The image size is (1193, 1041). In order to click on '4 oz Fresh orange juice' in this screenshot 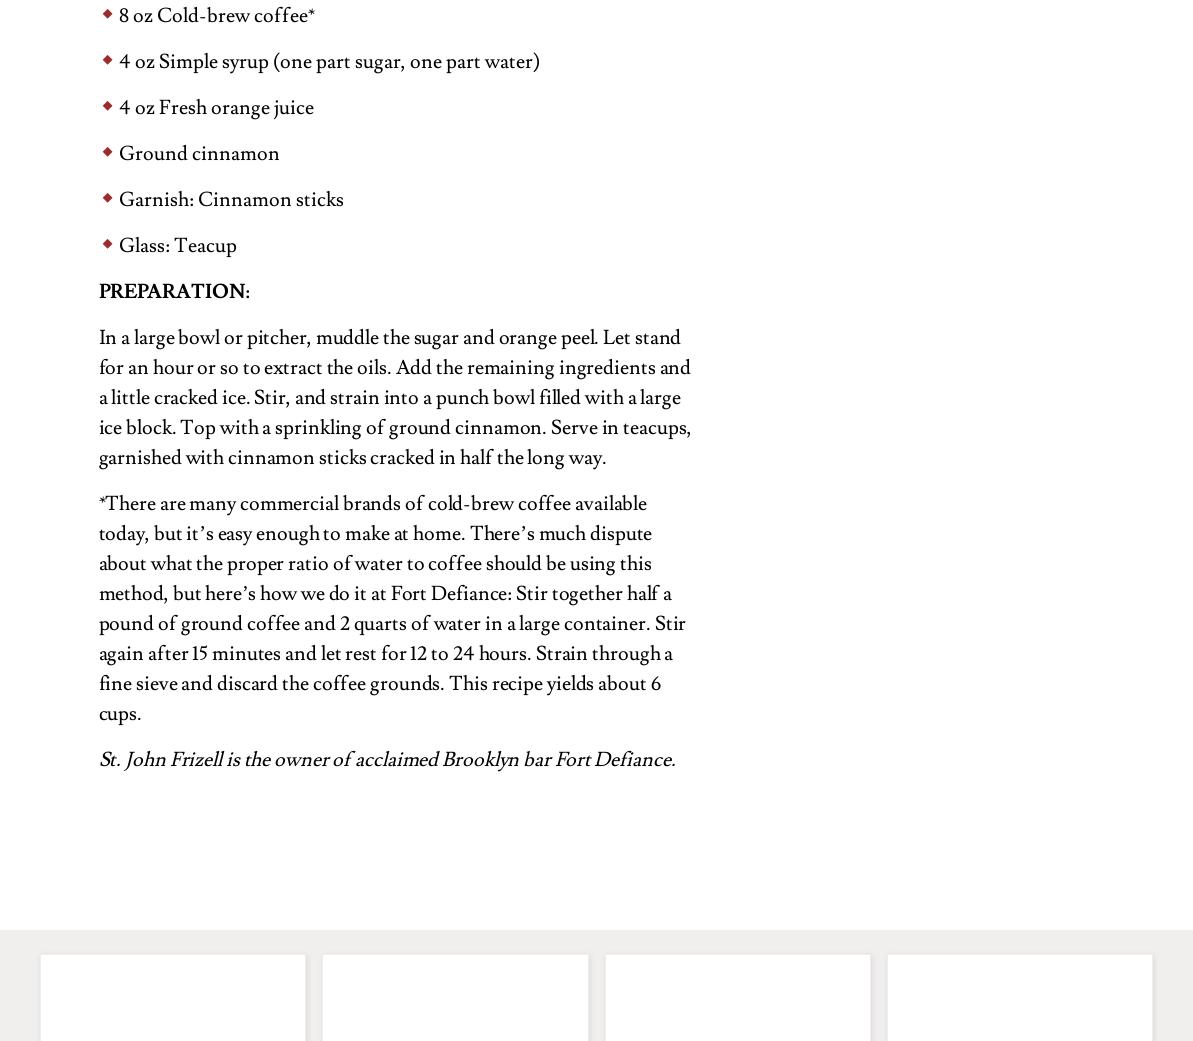, I will do `click(214, 107)`.